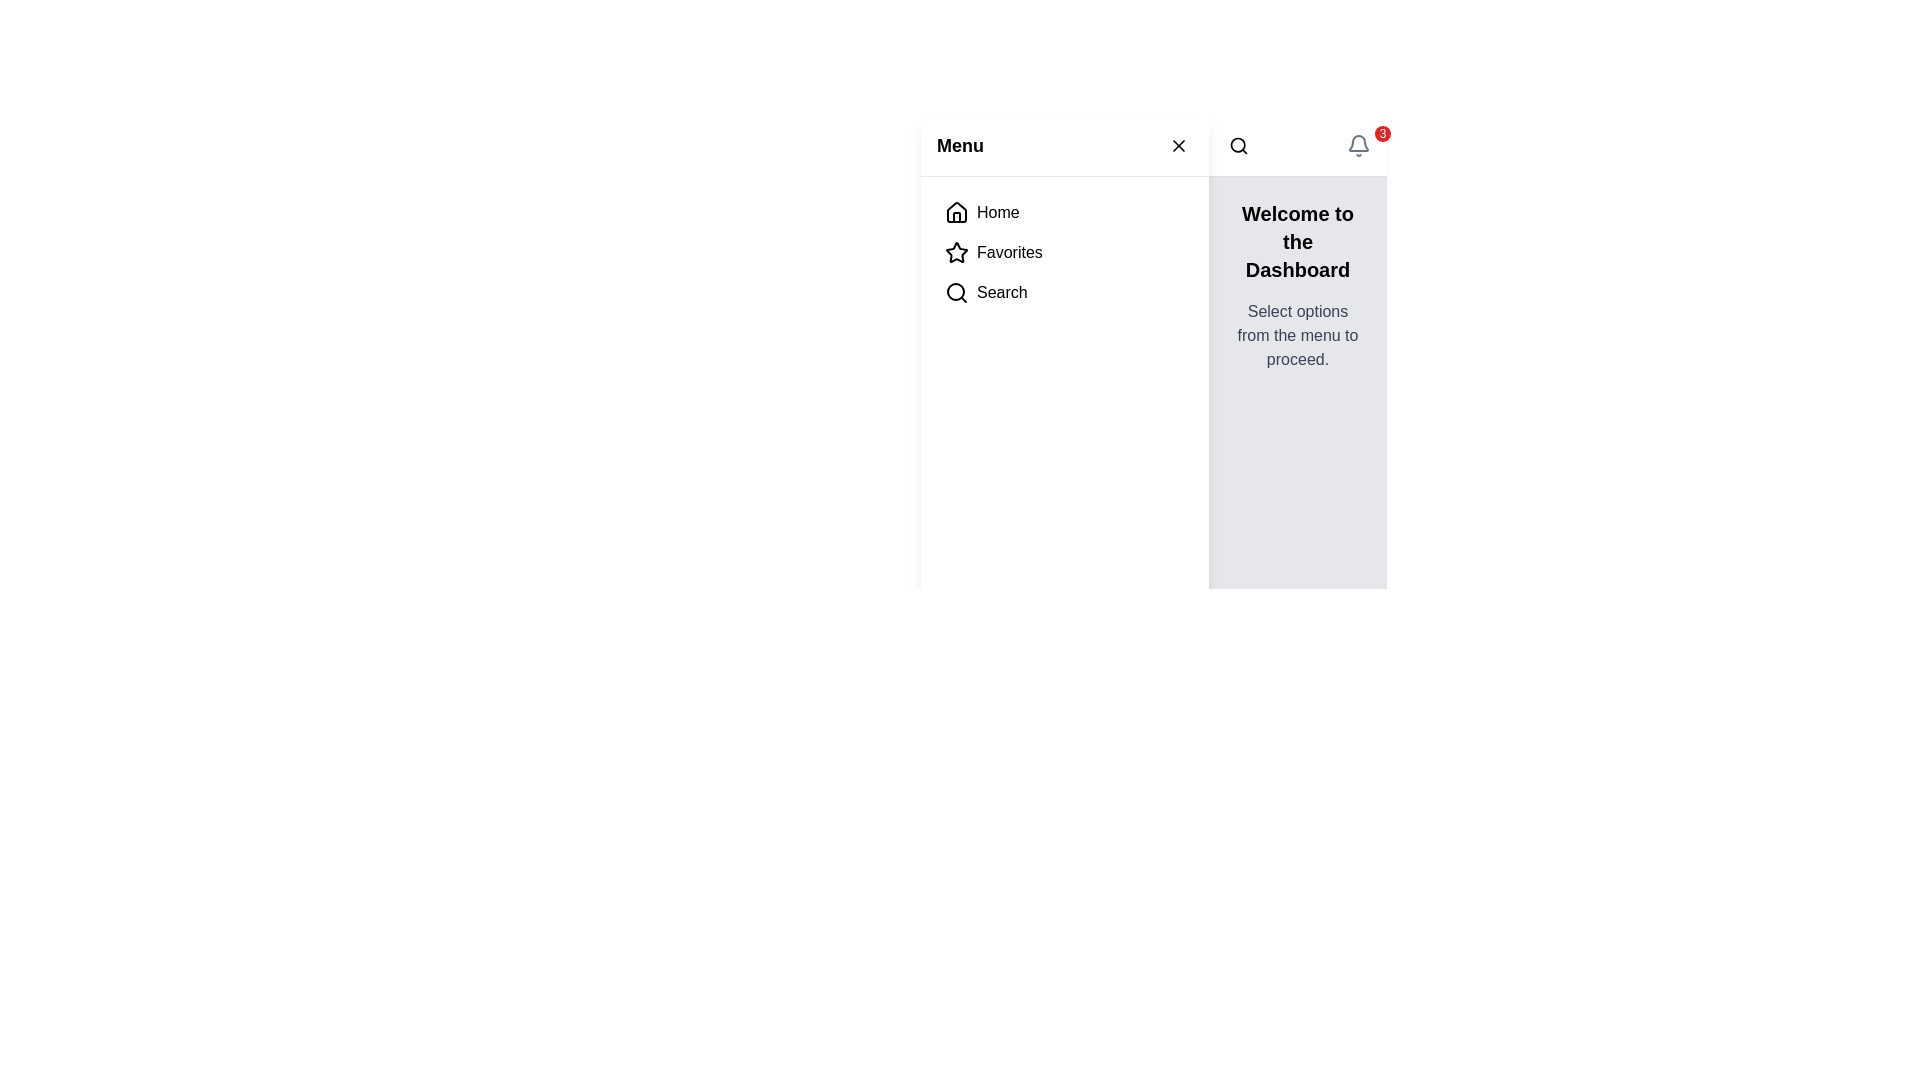 This screenshot has height=1080, width=1920. I want to click on the circular search icon button with a magnifying glass symbol located at the top right corner of the interface, so click(1237, 145).